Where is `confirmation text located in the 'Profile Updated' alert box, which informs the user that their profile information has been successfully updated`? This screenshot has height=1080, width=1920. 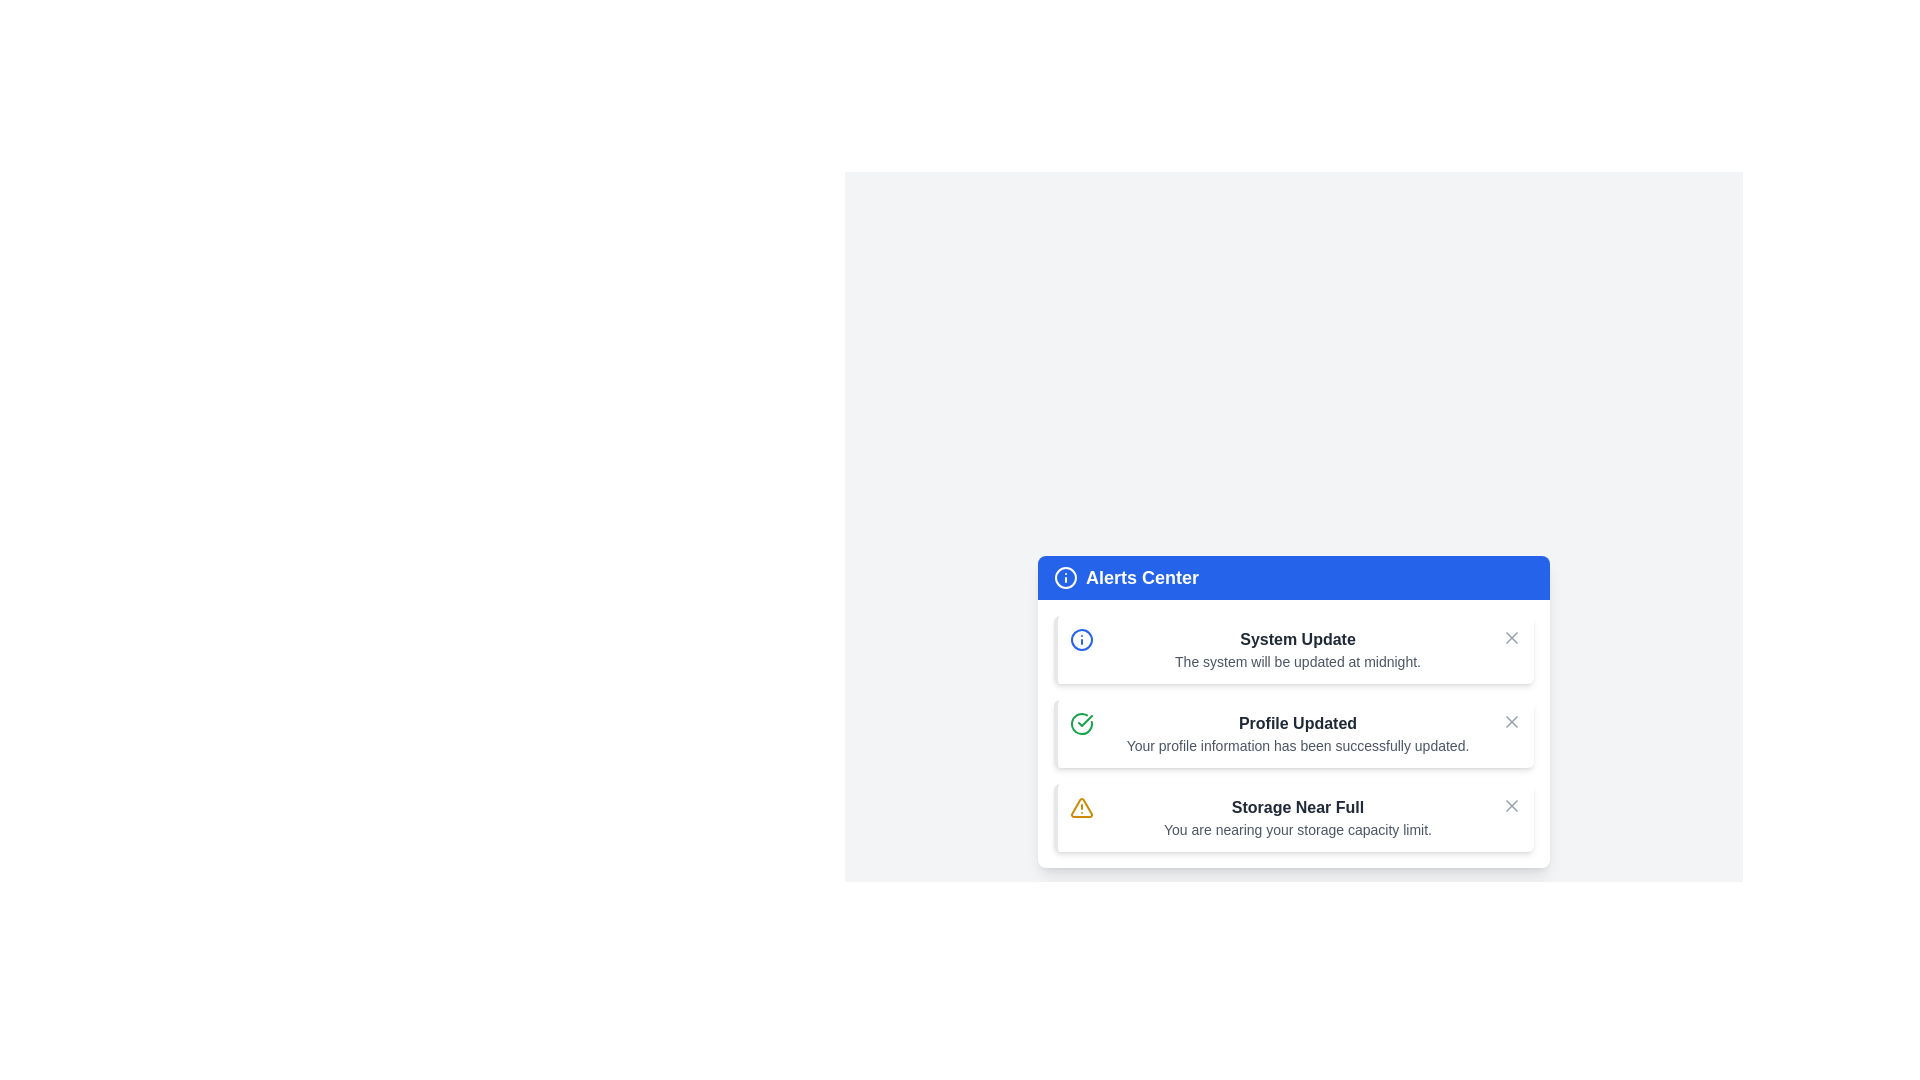 confirmation text located in the 'Profile Updated' alert box, which informs the user that their profile information has been successfully updated is located at coordinates (1297, 745).